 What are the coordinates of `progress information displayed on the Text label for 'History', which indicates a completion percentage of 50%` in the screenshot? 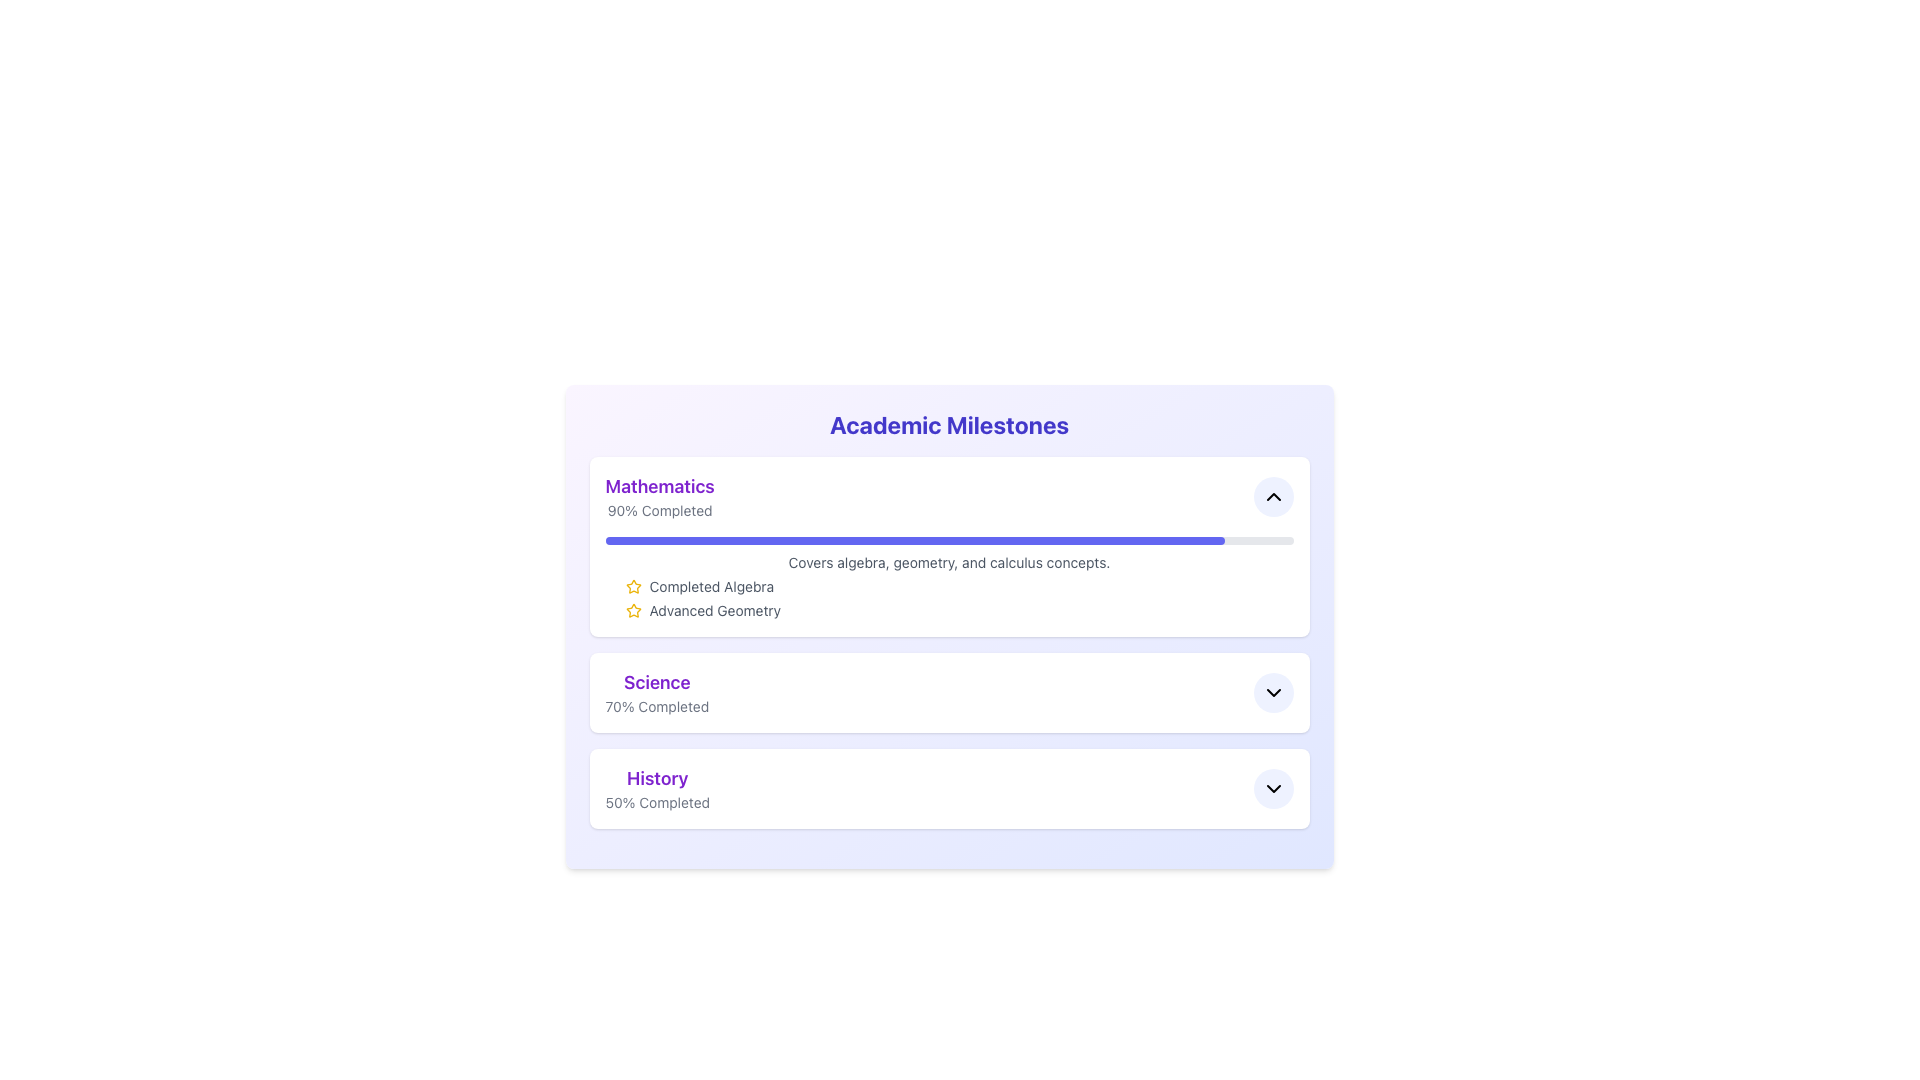 It's located at (657, 788).